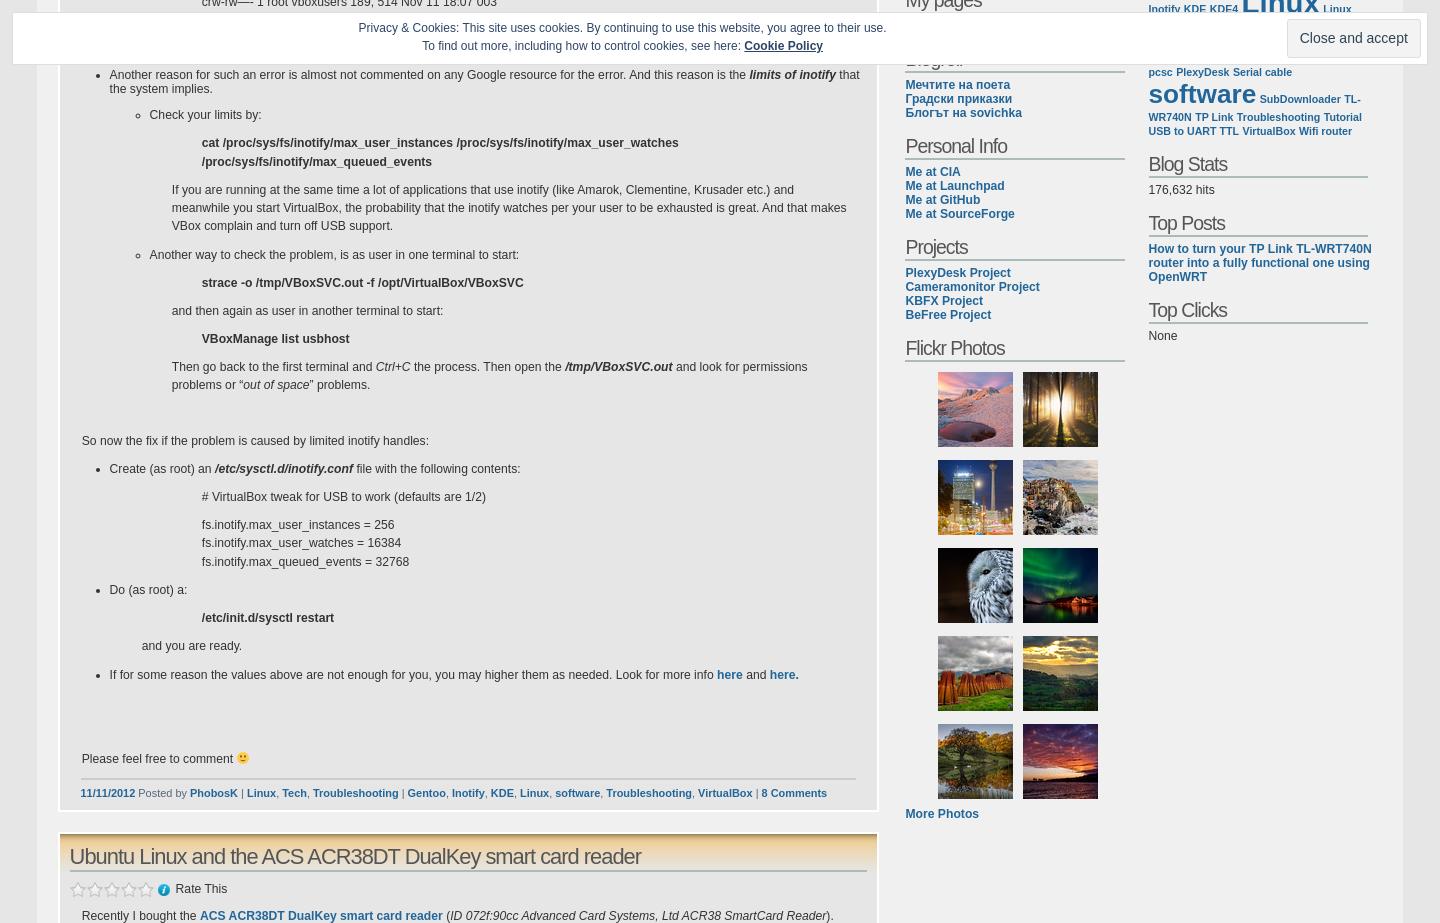 The width and height of the screenshot is (1440, 923). Describe the element at coordinates (411, 672) in the screenshot. I see `'If for some reason the values above are not enough for you, you may higher them as needed. Look for more info'` at that location.